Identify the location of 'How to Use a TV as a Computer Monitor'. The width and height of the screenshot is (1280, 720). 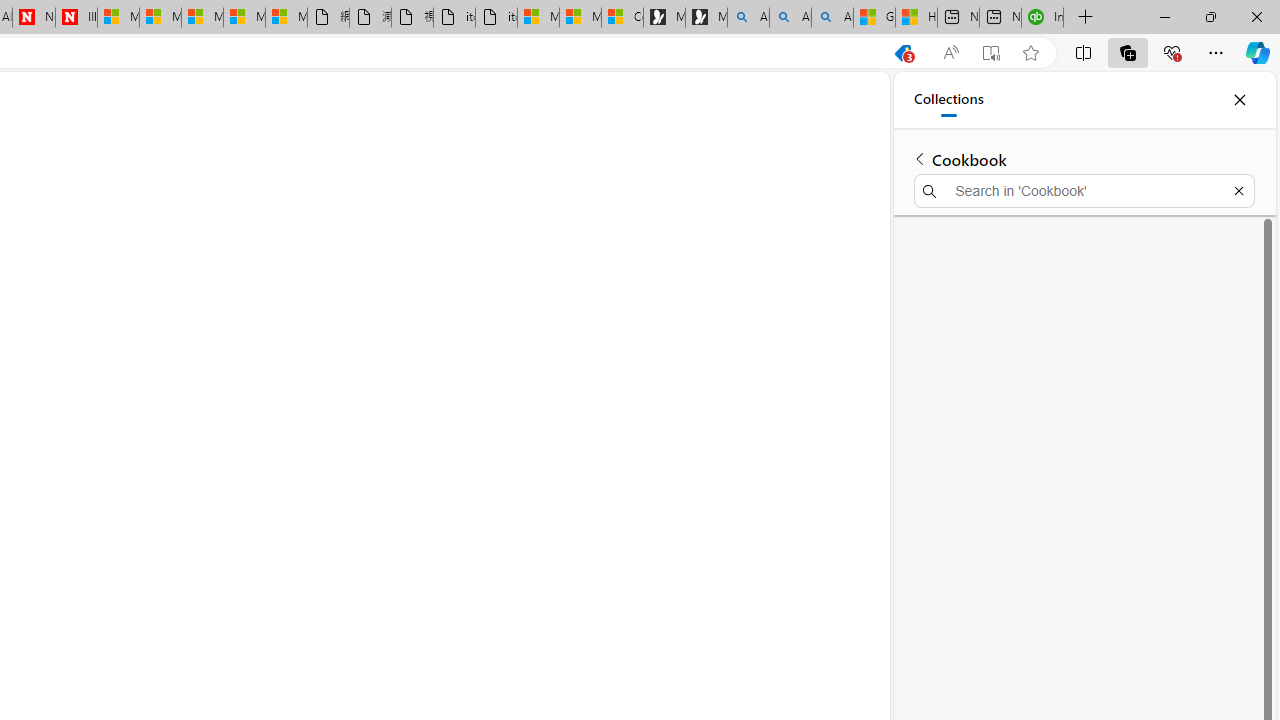
(915, 17).